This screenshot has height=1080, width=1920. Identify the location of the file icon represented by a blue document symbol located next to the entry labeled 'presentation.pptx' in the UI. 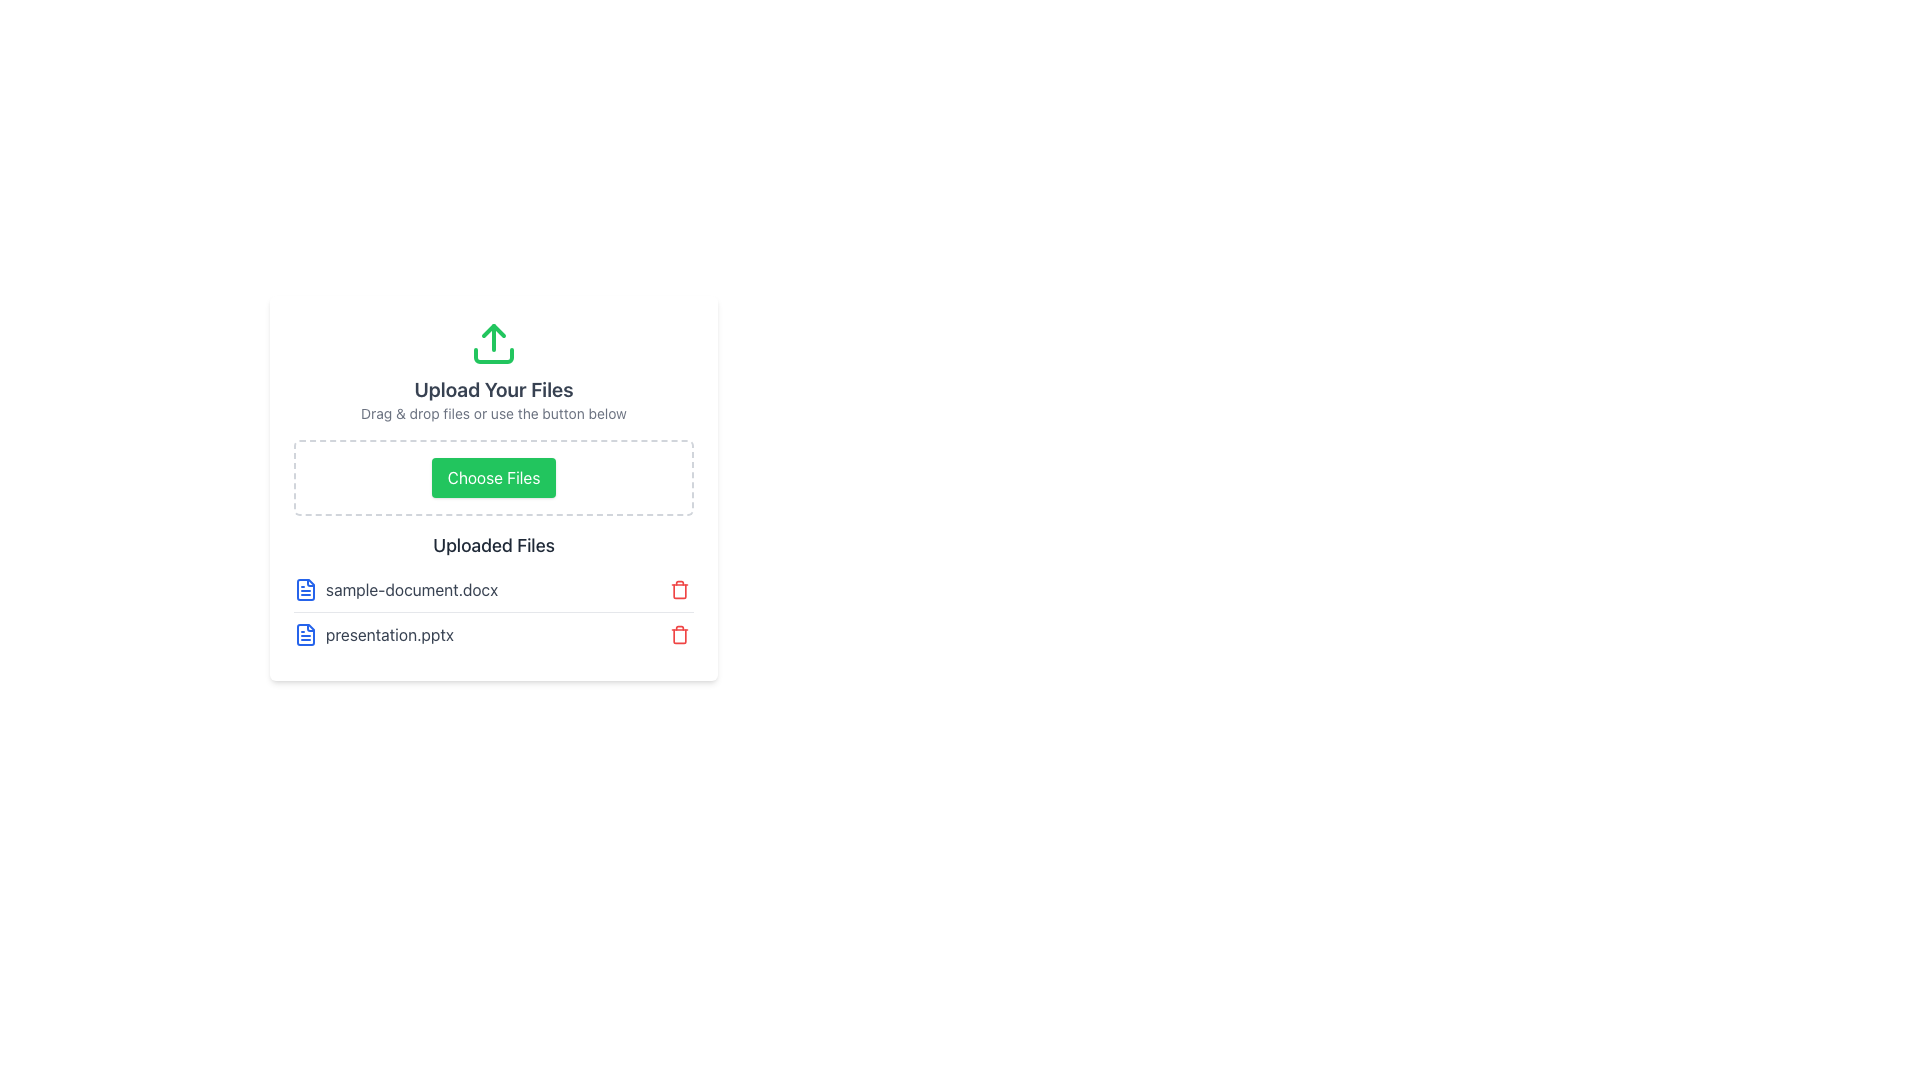
(305, 635).